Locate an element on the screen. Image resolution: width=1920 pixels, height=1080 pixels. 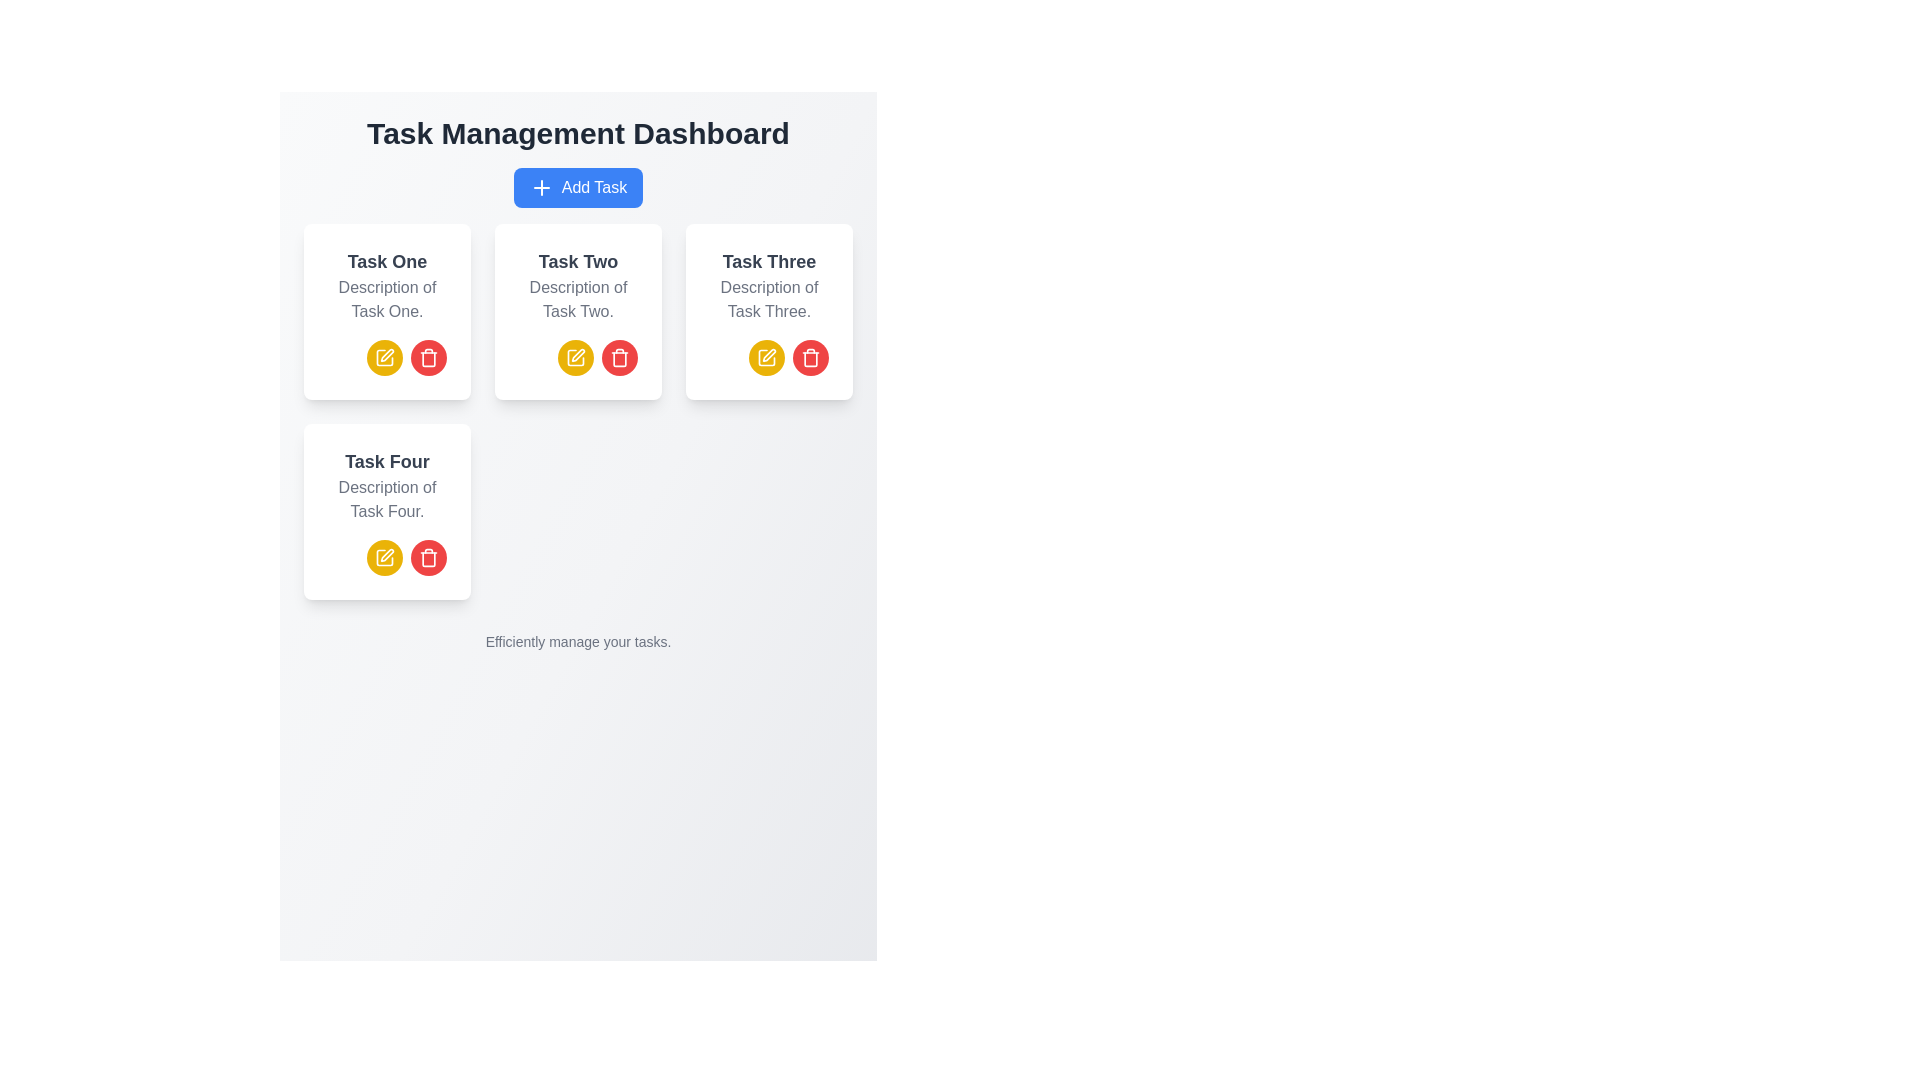
the edit button for 'Task One' in the dashboard to observe a color change indicating interactivity is located at coordinates (384, 357).